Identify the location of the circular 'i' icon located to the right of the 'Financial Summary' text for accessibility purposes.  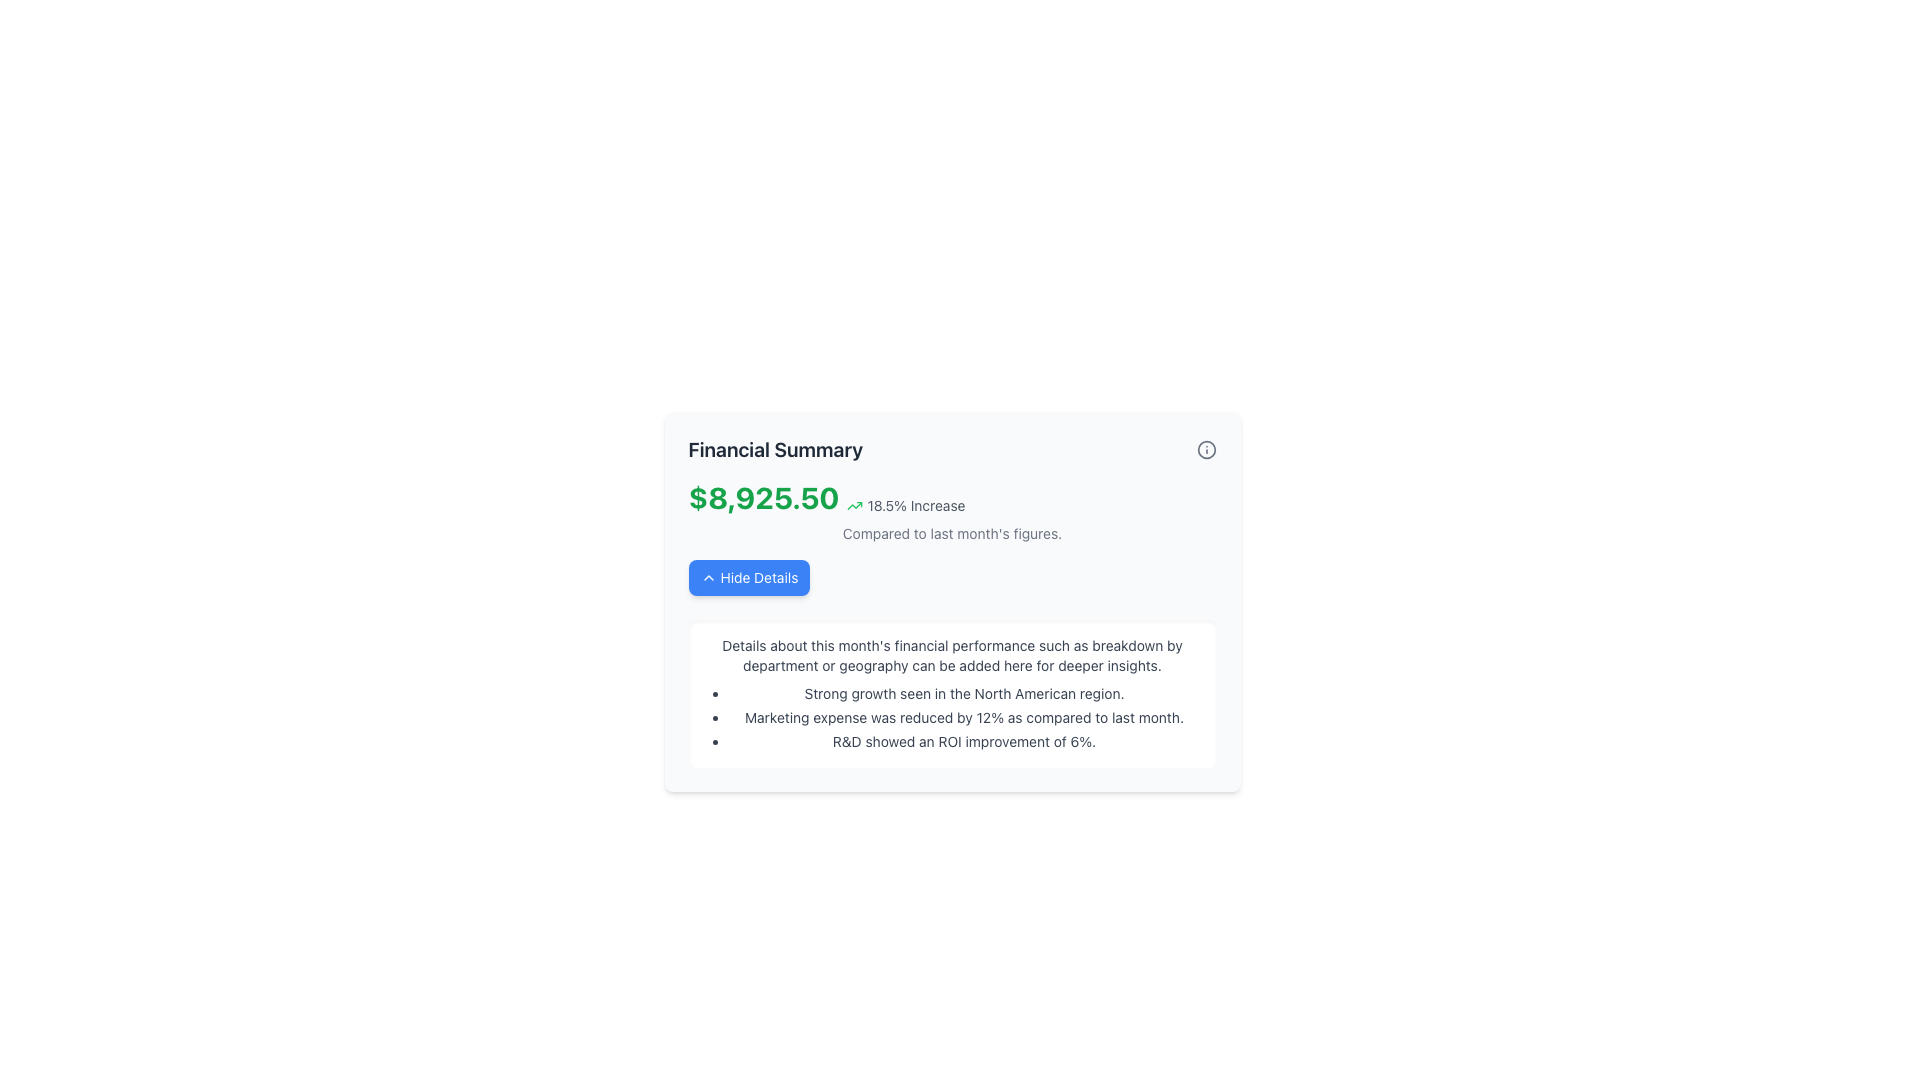
(1205, 450).